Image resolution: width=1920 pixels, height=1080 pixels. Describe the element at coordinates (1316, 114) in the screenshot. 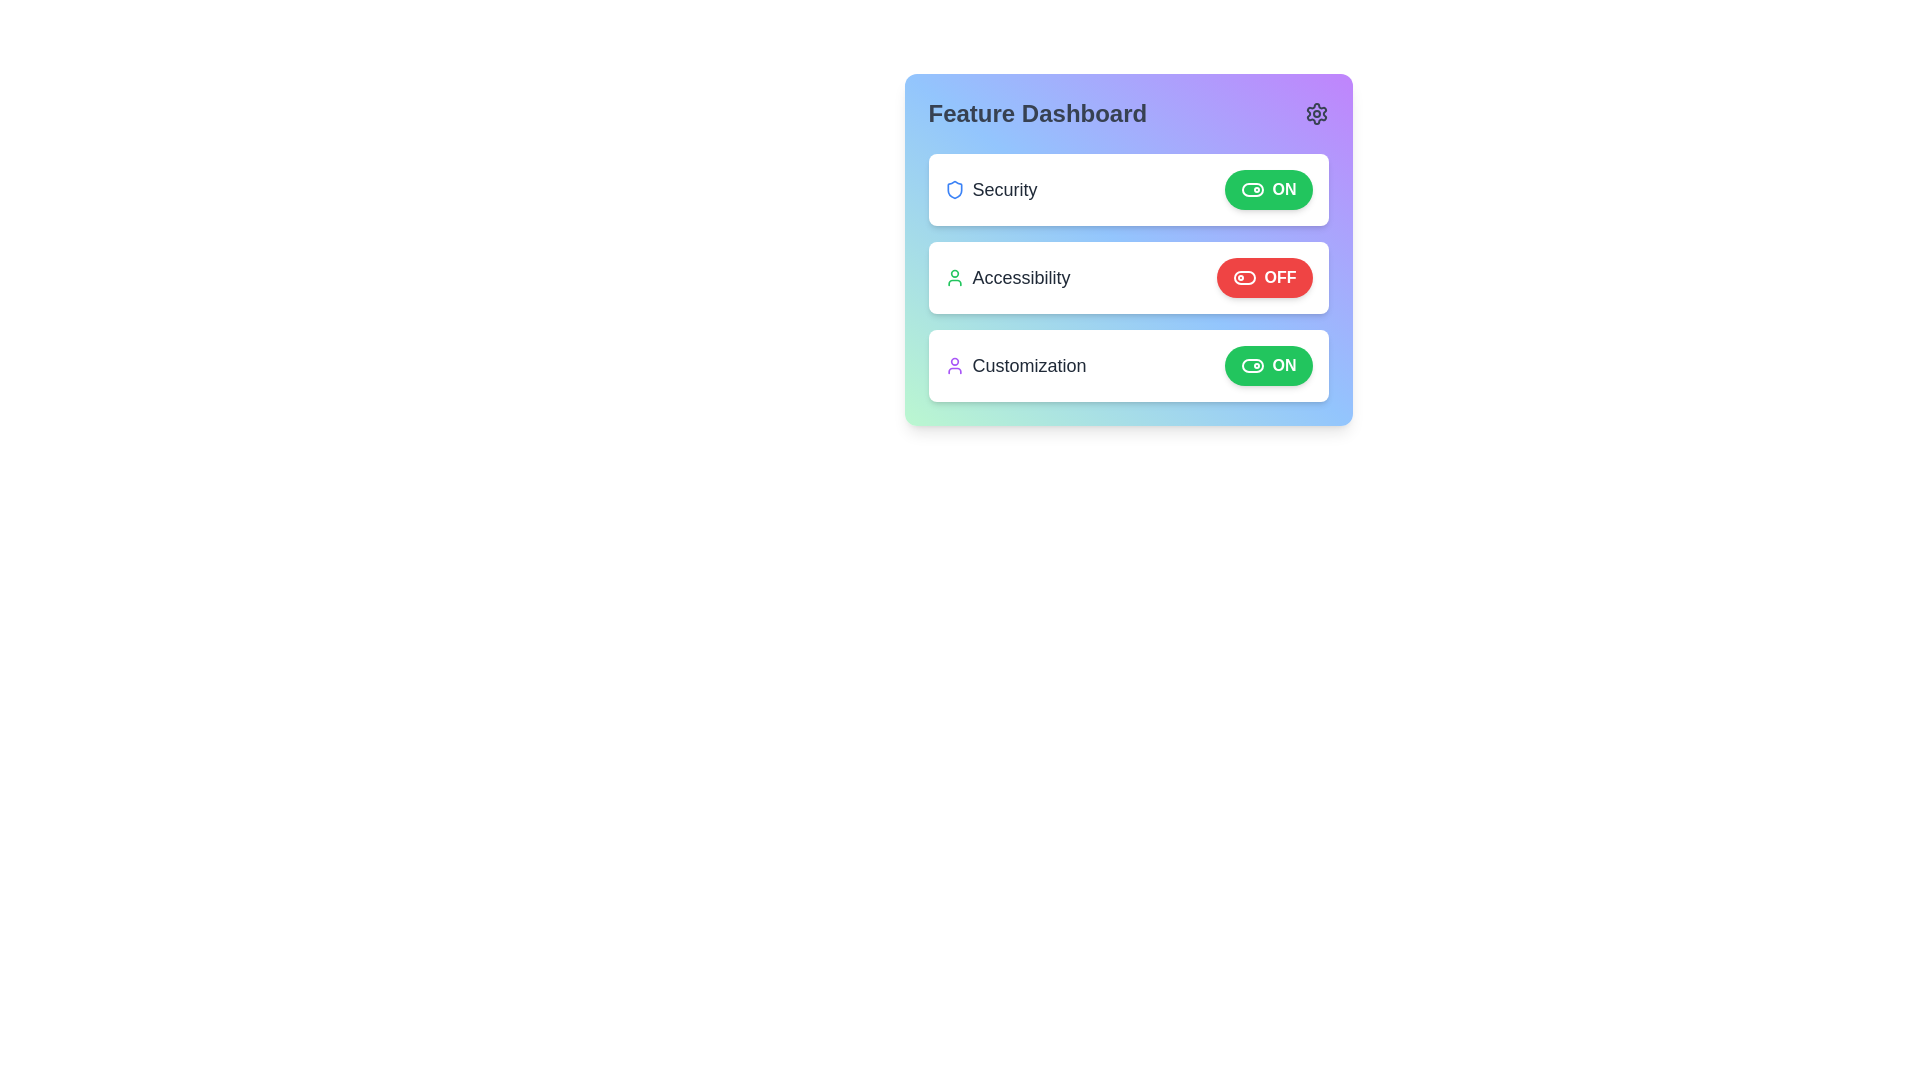

I see `the settings icon to open the settings menu` at that location.